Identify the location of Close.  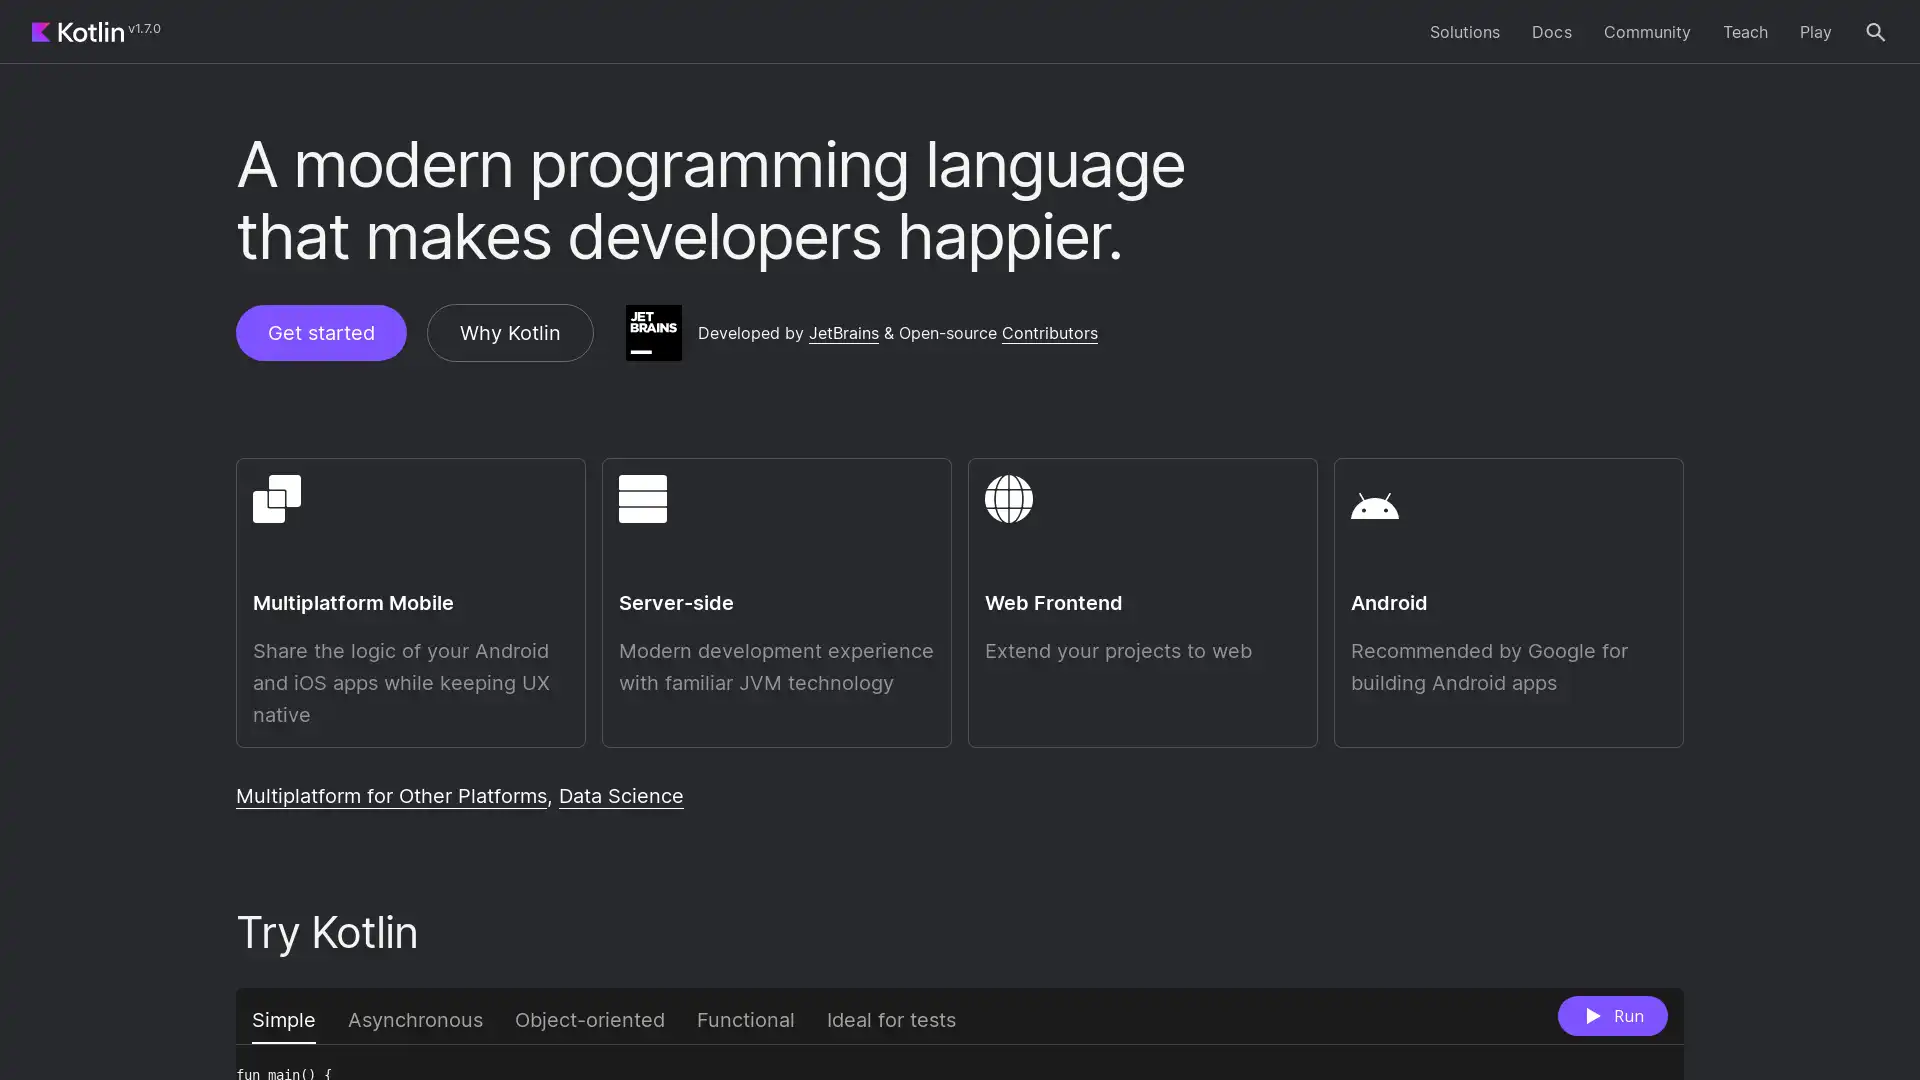
(1895, 18).